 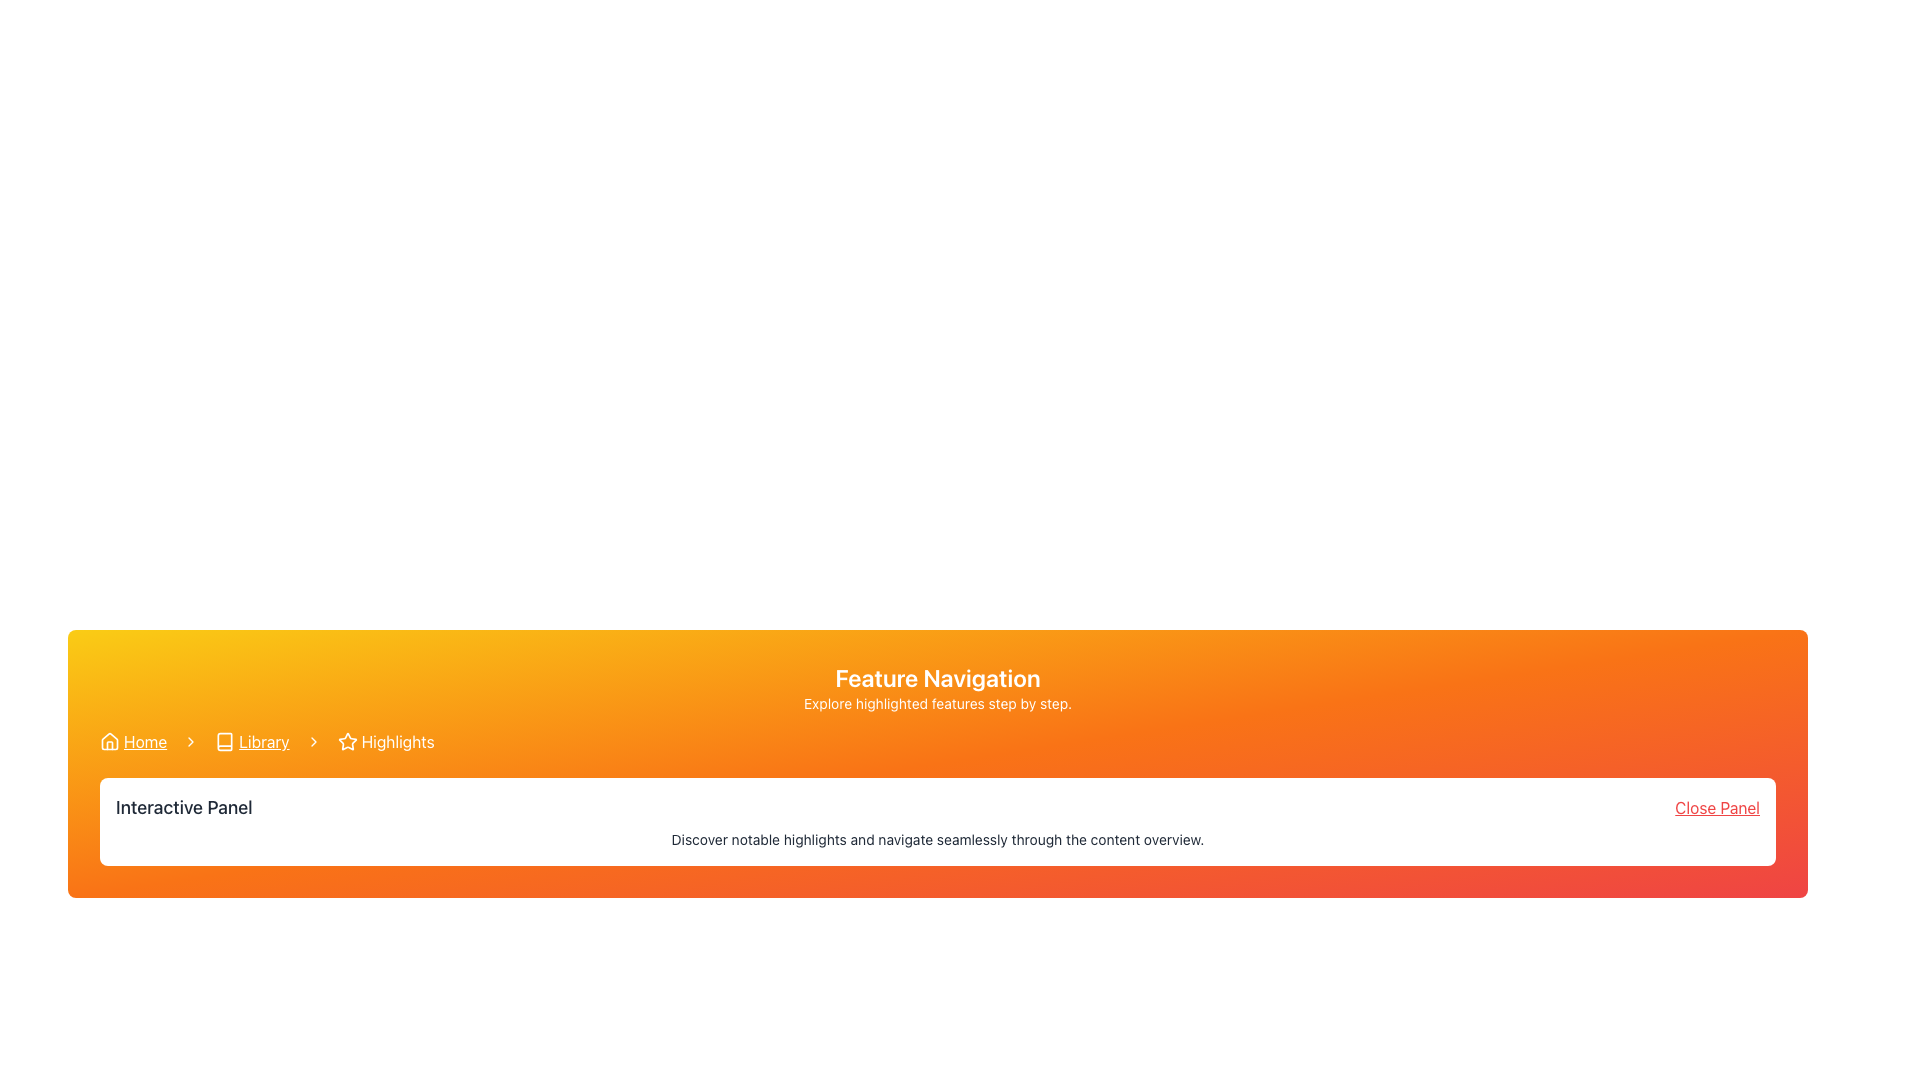 What do you see at coordinates (936, 703) in the screenshot?
I see `the text component that says 'Explore highlighted features step by step.' which is styled in a small font and positioned below the 'Feature Navigation' heading, within a gradient orange background` at bounding box center [936, 703].